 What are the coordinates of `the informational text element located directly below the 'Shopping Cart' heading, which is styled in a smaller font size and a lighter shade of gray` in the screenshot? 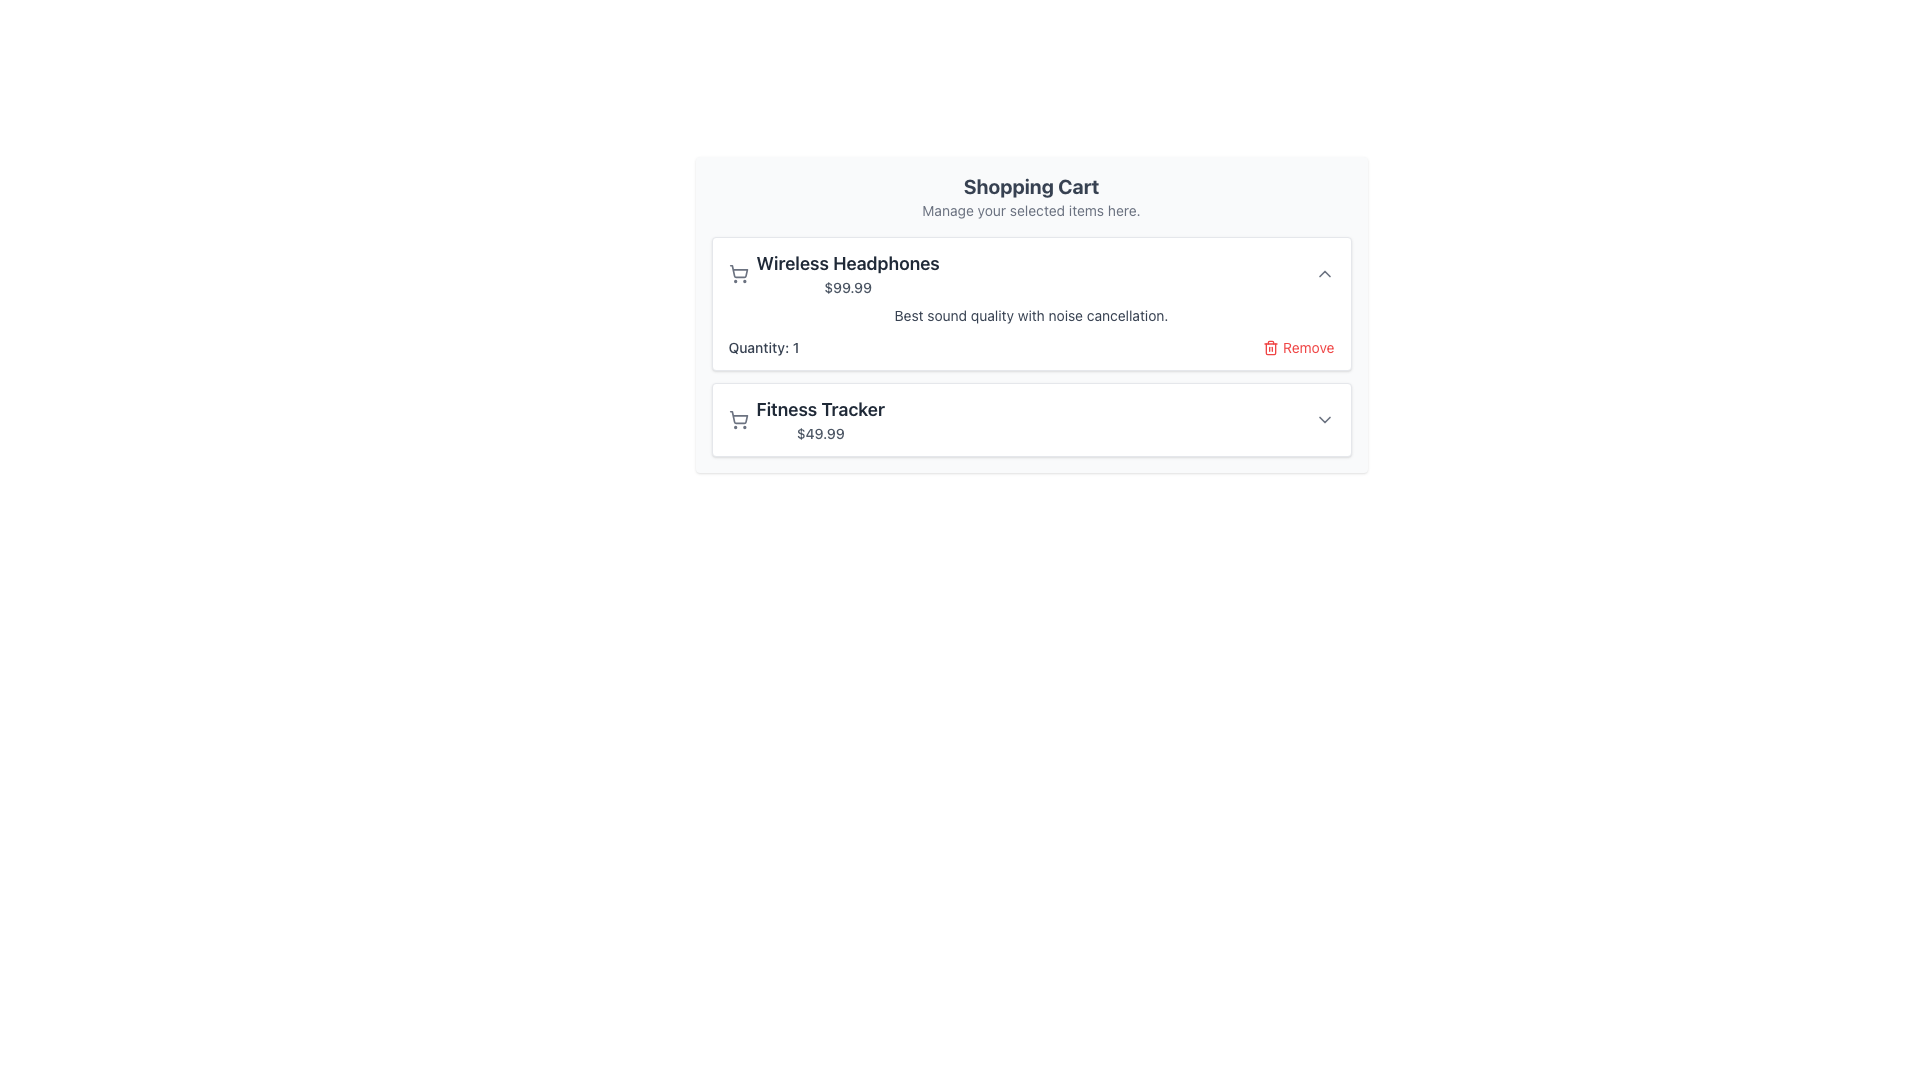 It's located at (1031, 211).